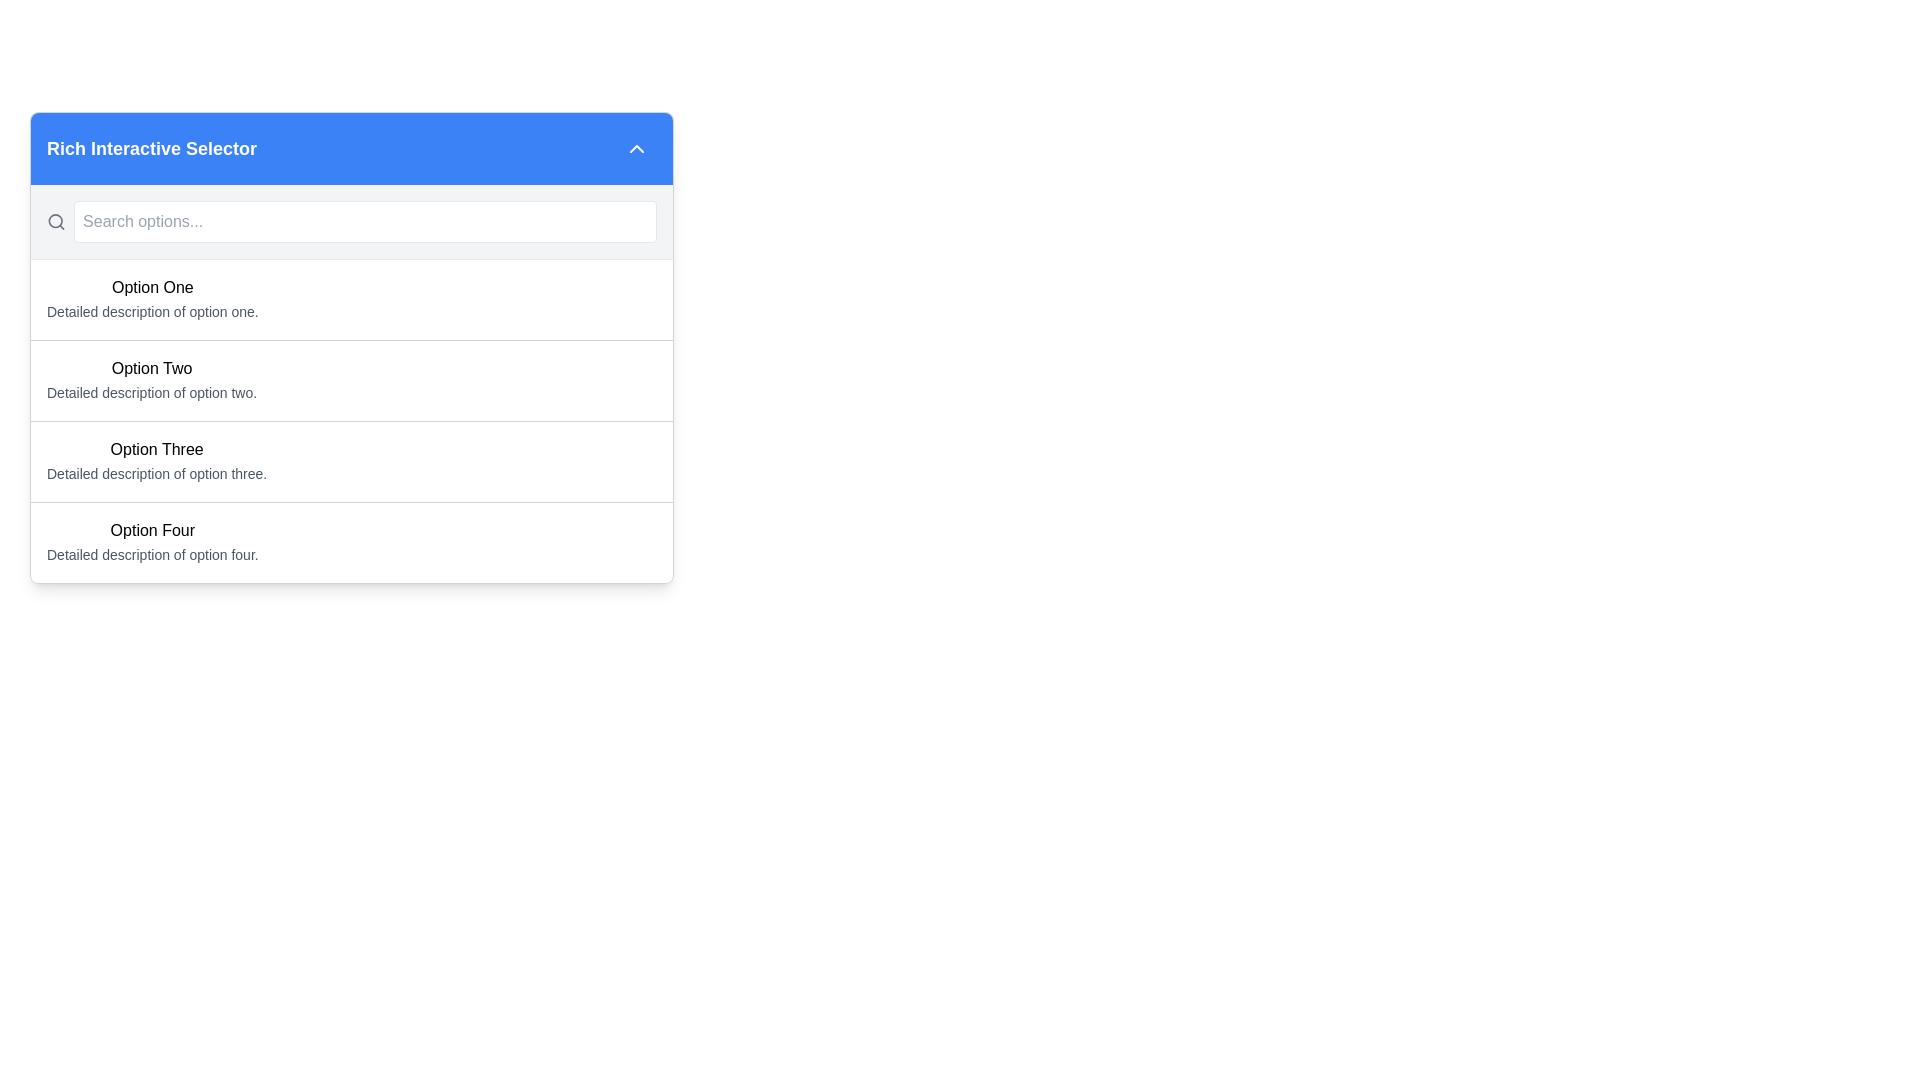 This screenshot has width=1920, height=1080. I want to click on the third selectable option in the dropdown list labeled 'Option Three', so click(351, 461).